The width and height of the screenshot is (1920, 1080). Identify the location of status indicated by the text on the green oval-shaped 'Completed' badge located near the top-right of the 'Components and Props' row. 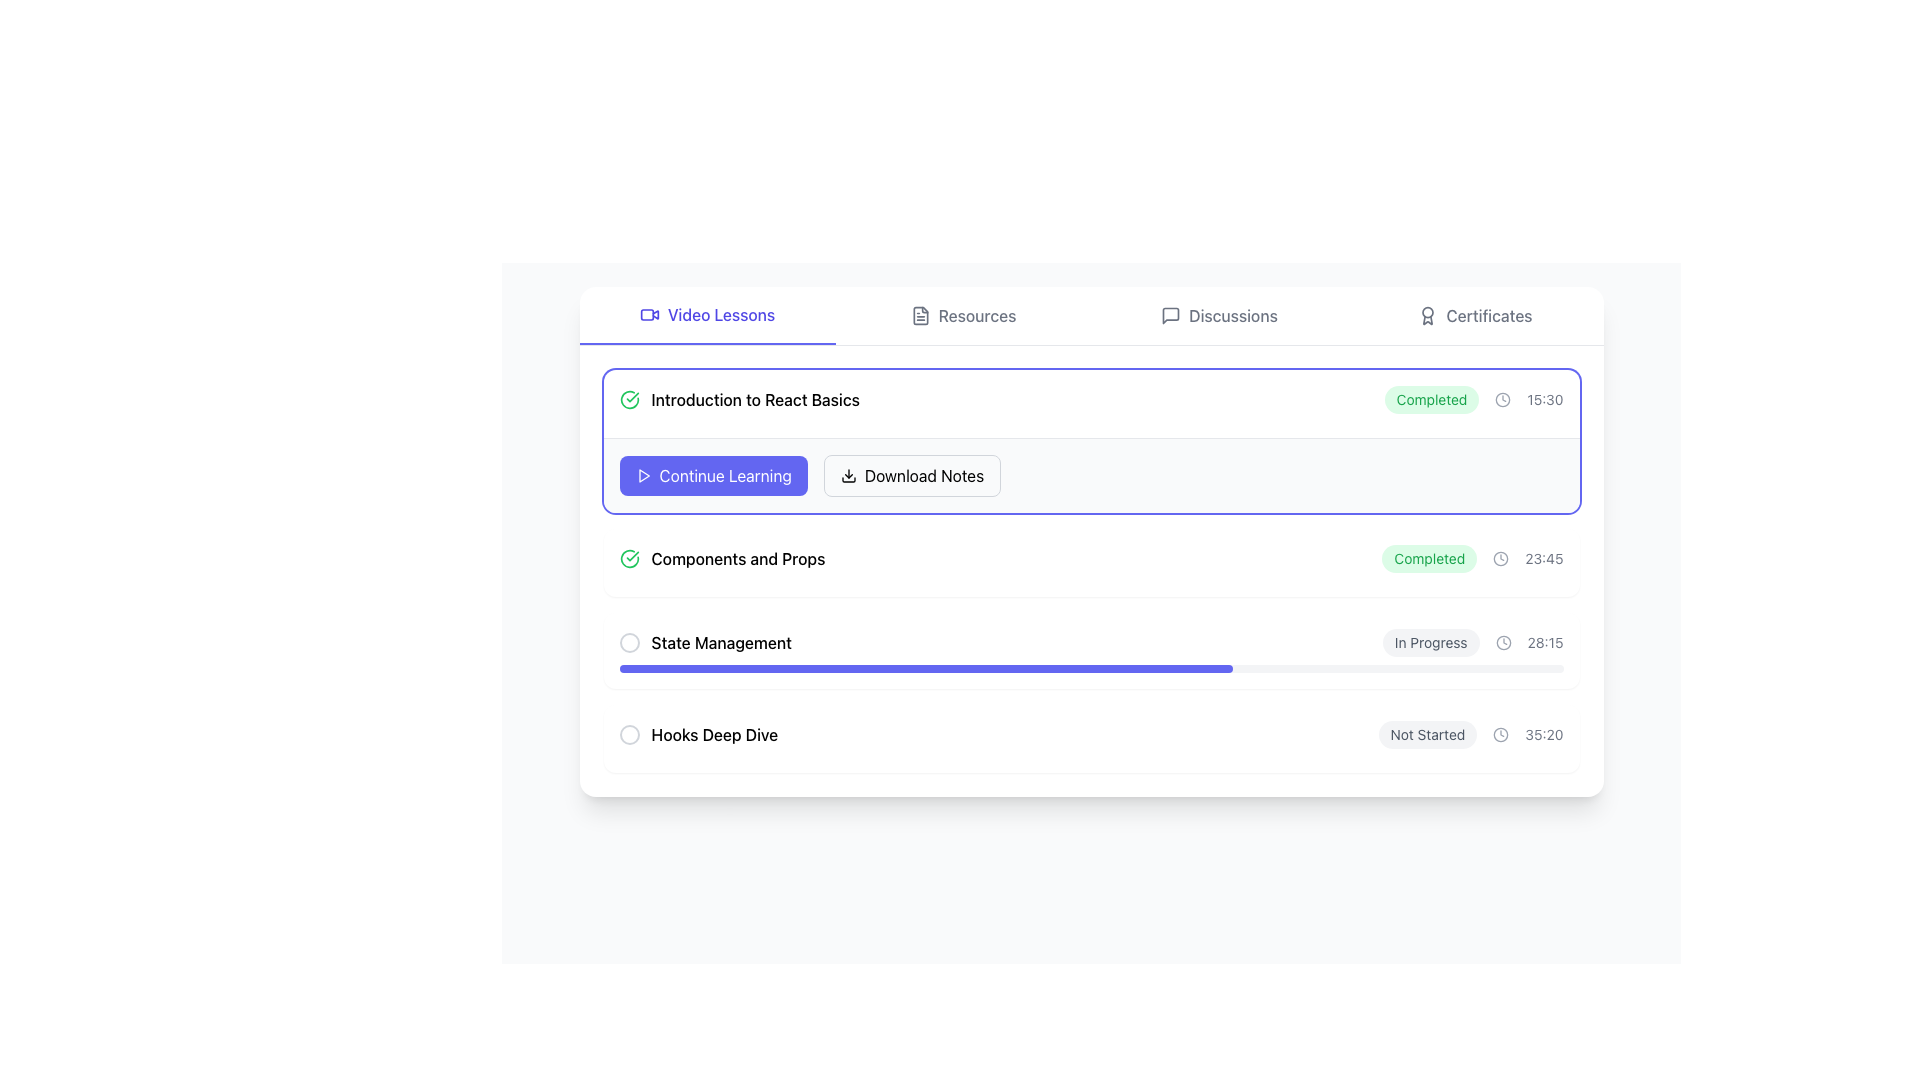
(1428, 559).